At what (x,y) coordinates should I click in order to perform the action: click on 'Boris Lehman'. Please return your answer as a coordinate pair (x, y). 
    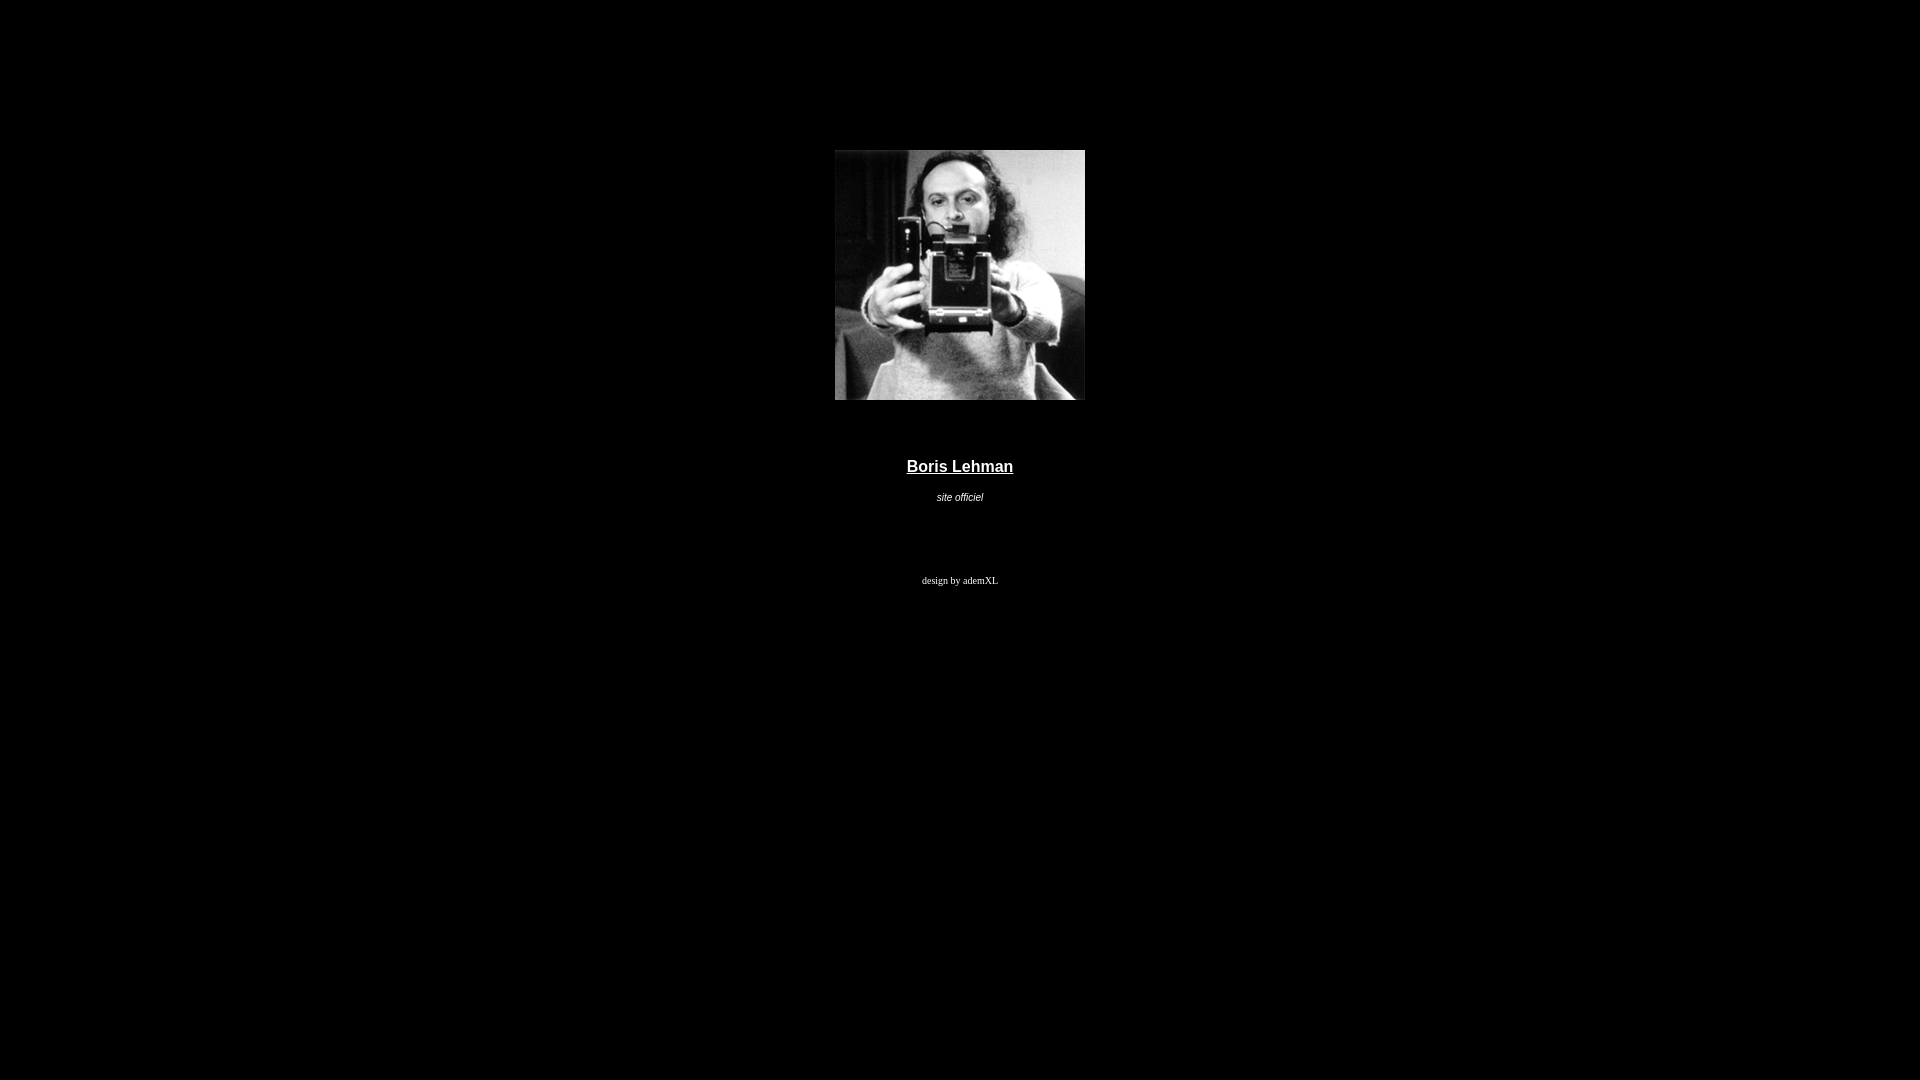
    Looking at the image, I should click on (960, 466).